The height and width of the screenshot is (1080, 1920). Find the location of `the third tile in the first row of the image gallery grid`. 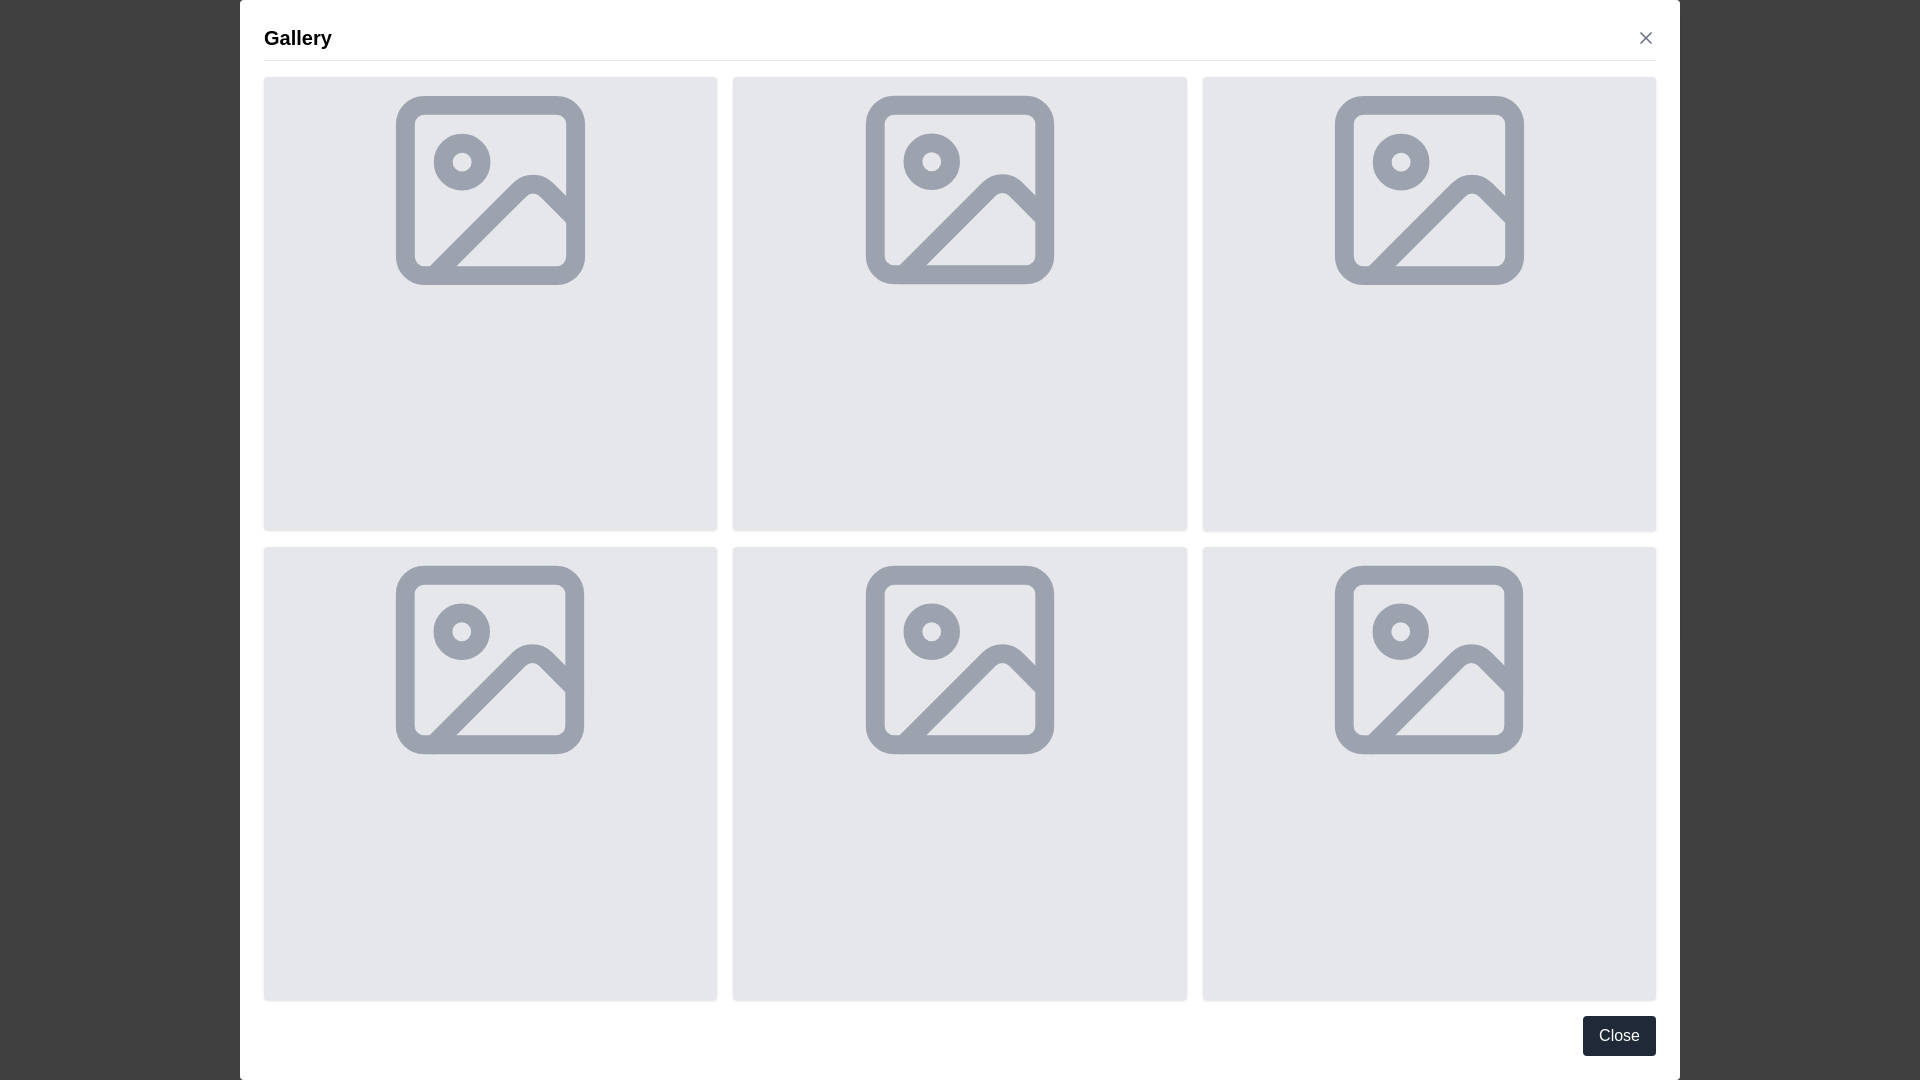

the third tile in the first row of the image gallery grid is located at coordinates (1428, 303).